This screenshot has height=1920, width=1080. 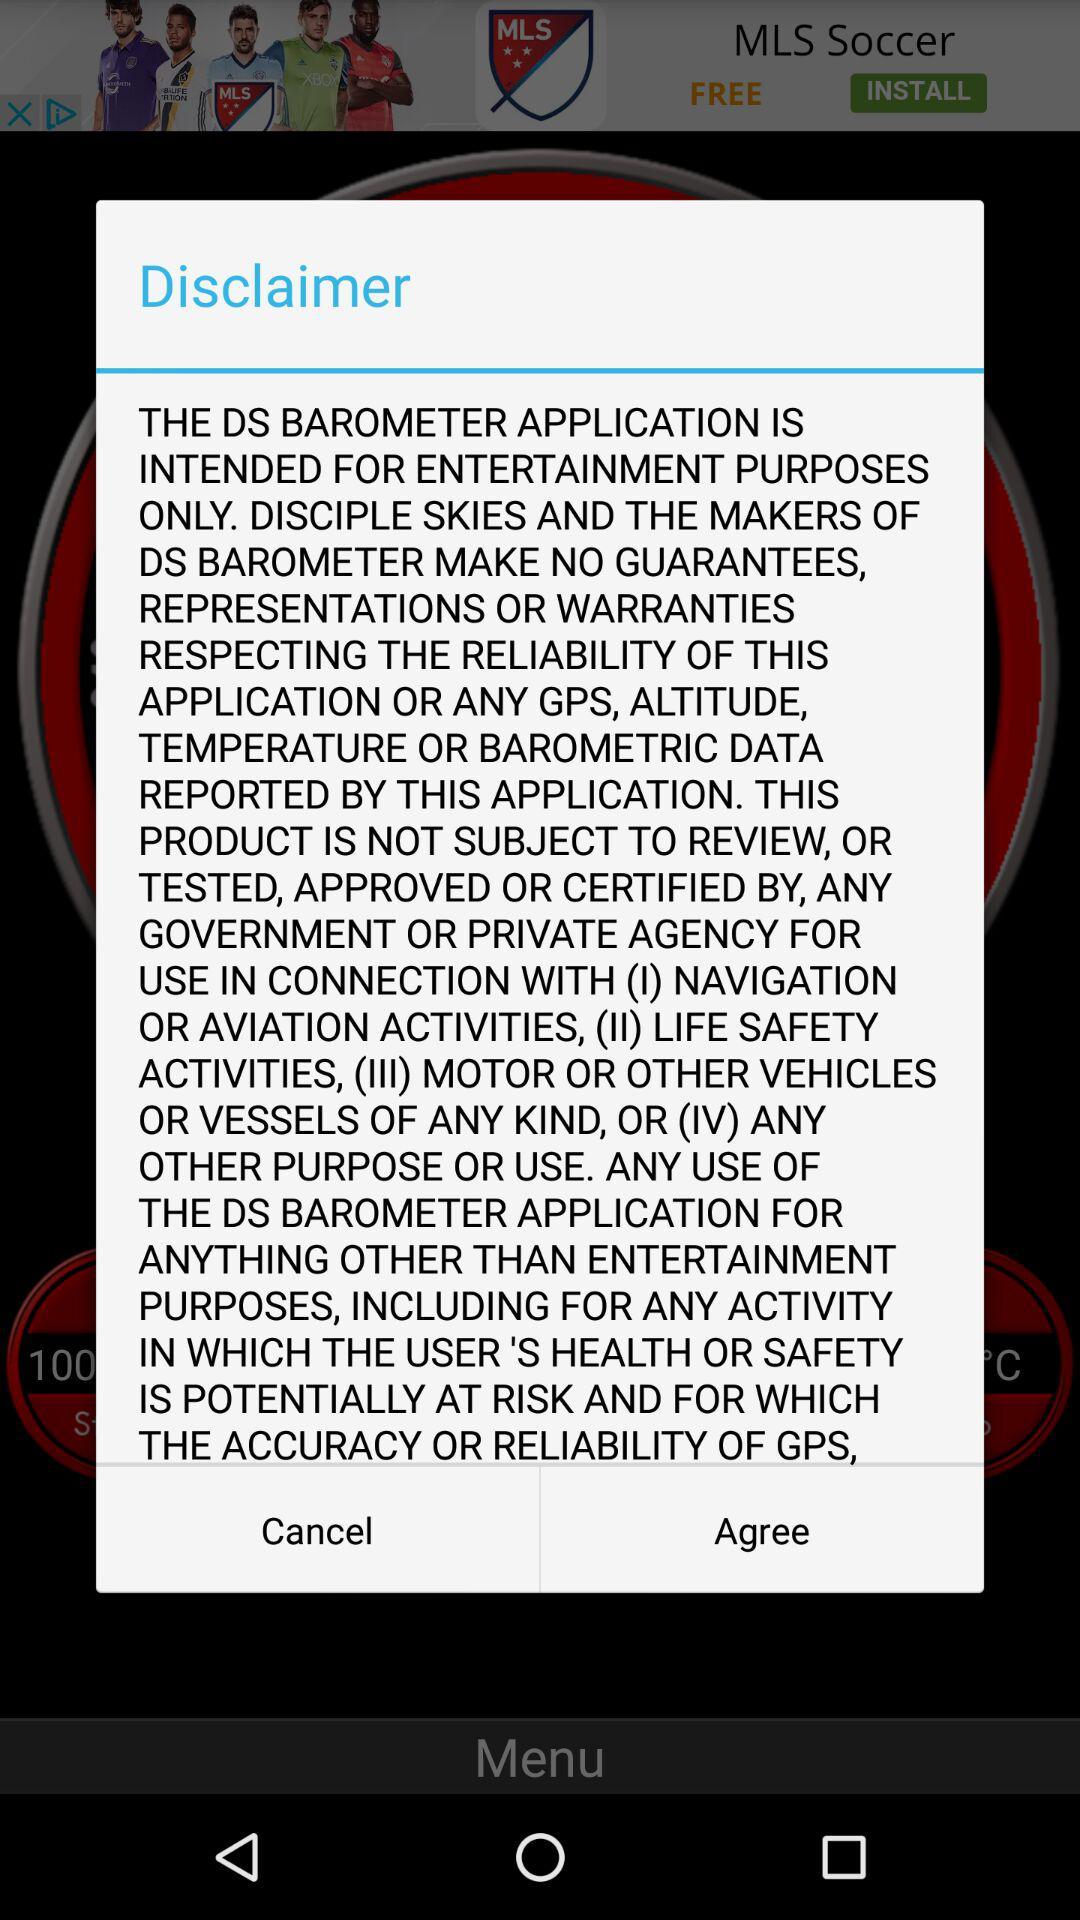 I want to click on button next to agree button, so click(x=316, y=1529).